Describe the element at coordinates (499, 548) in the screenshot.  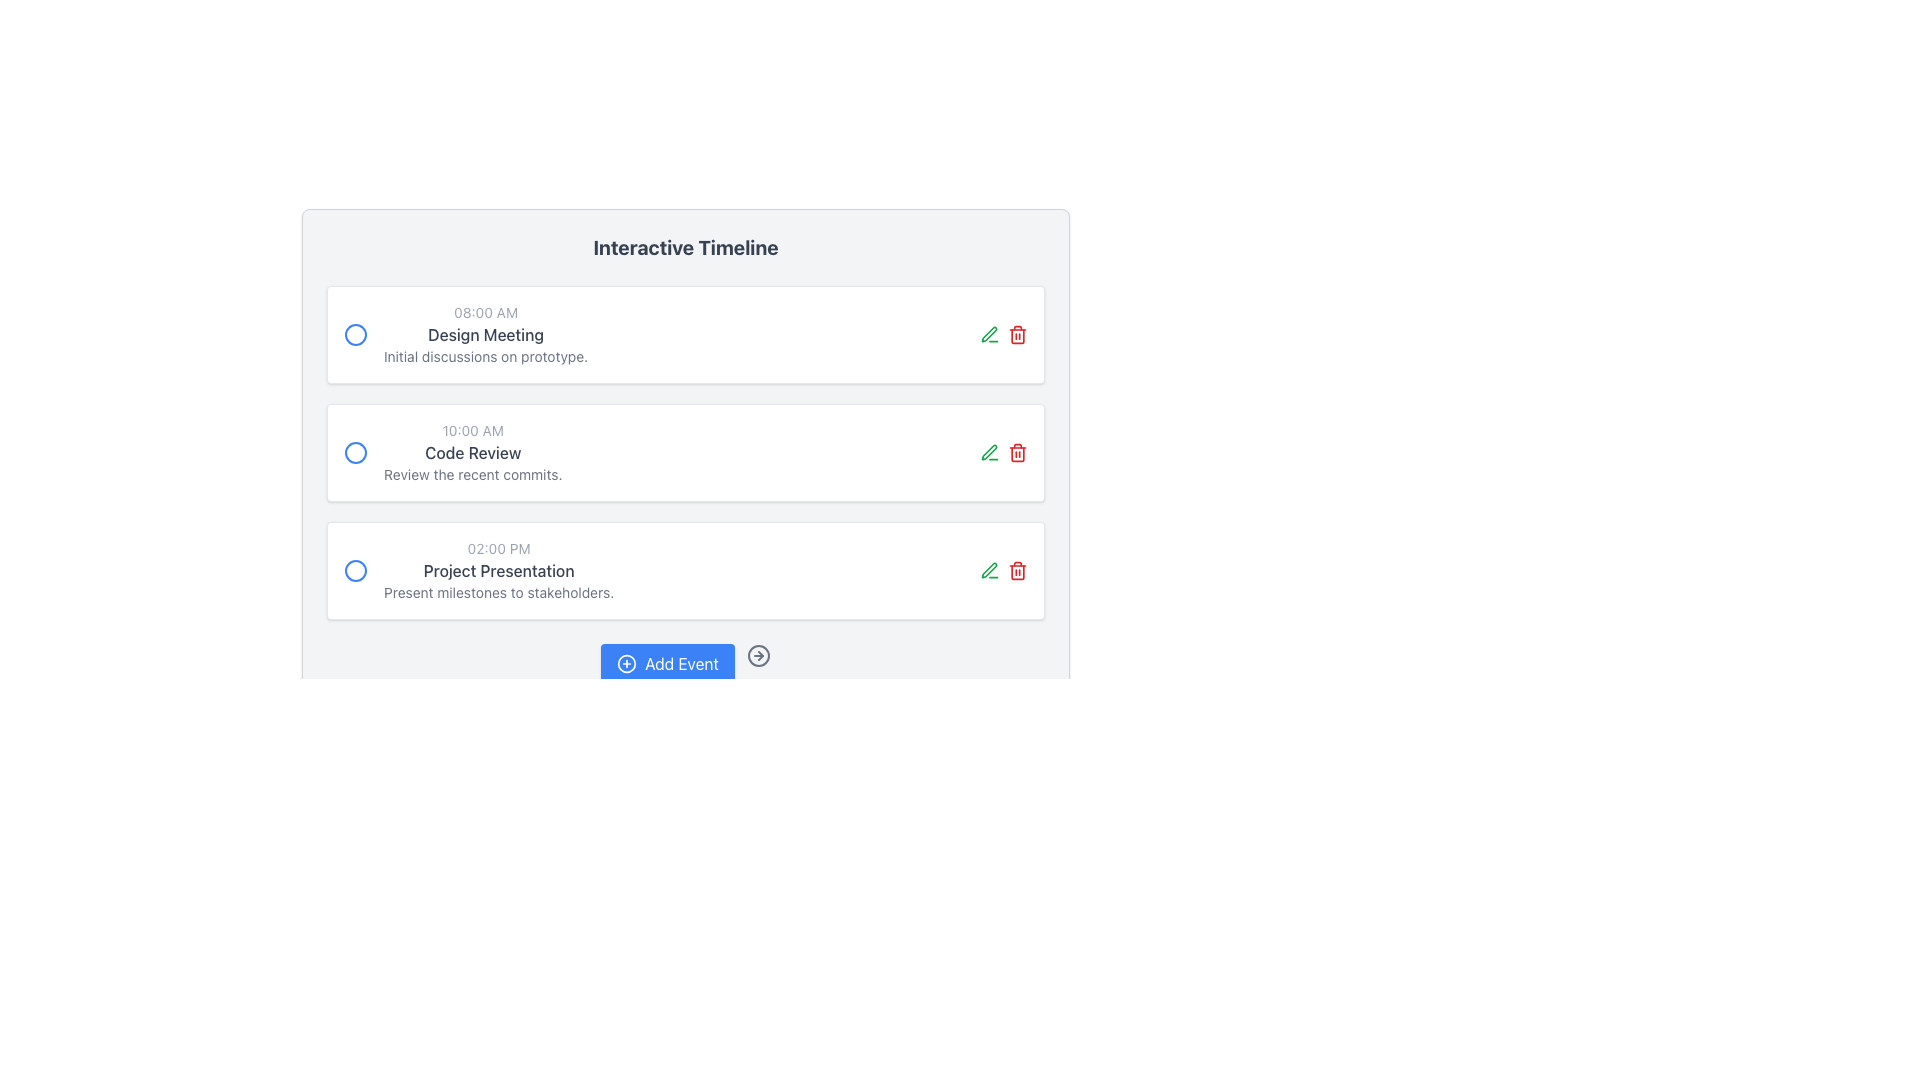
I see `the text label displaying '02:00 PM' in light gray color, located in the top-left section of the 'Project Presentation' event card` at that location.